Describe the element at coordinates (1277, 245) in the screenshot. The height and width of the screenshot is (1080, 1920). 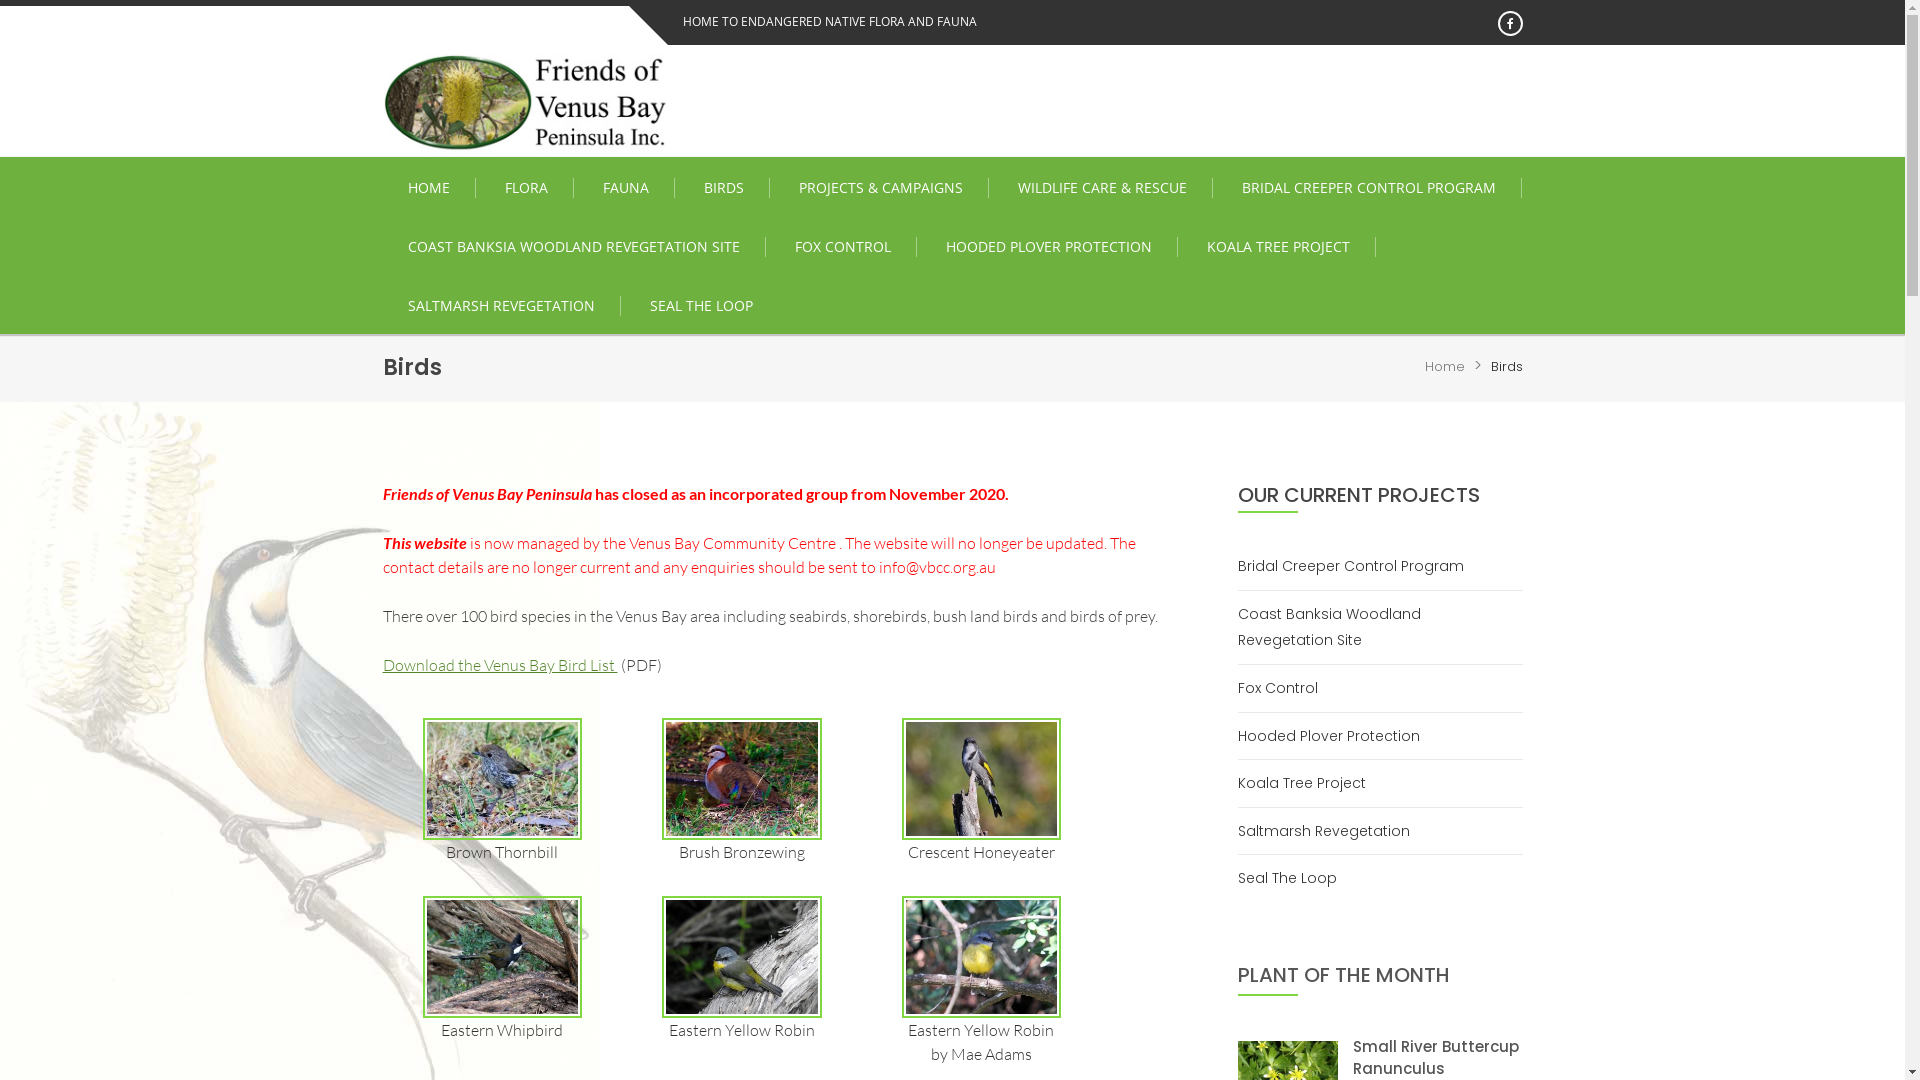
I see `'KOALA TREE PROJECT'` at that location.